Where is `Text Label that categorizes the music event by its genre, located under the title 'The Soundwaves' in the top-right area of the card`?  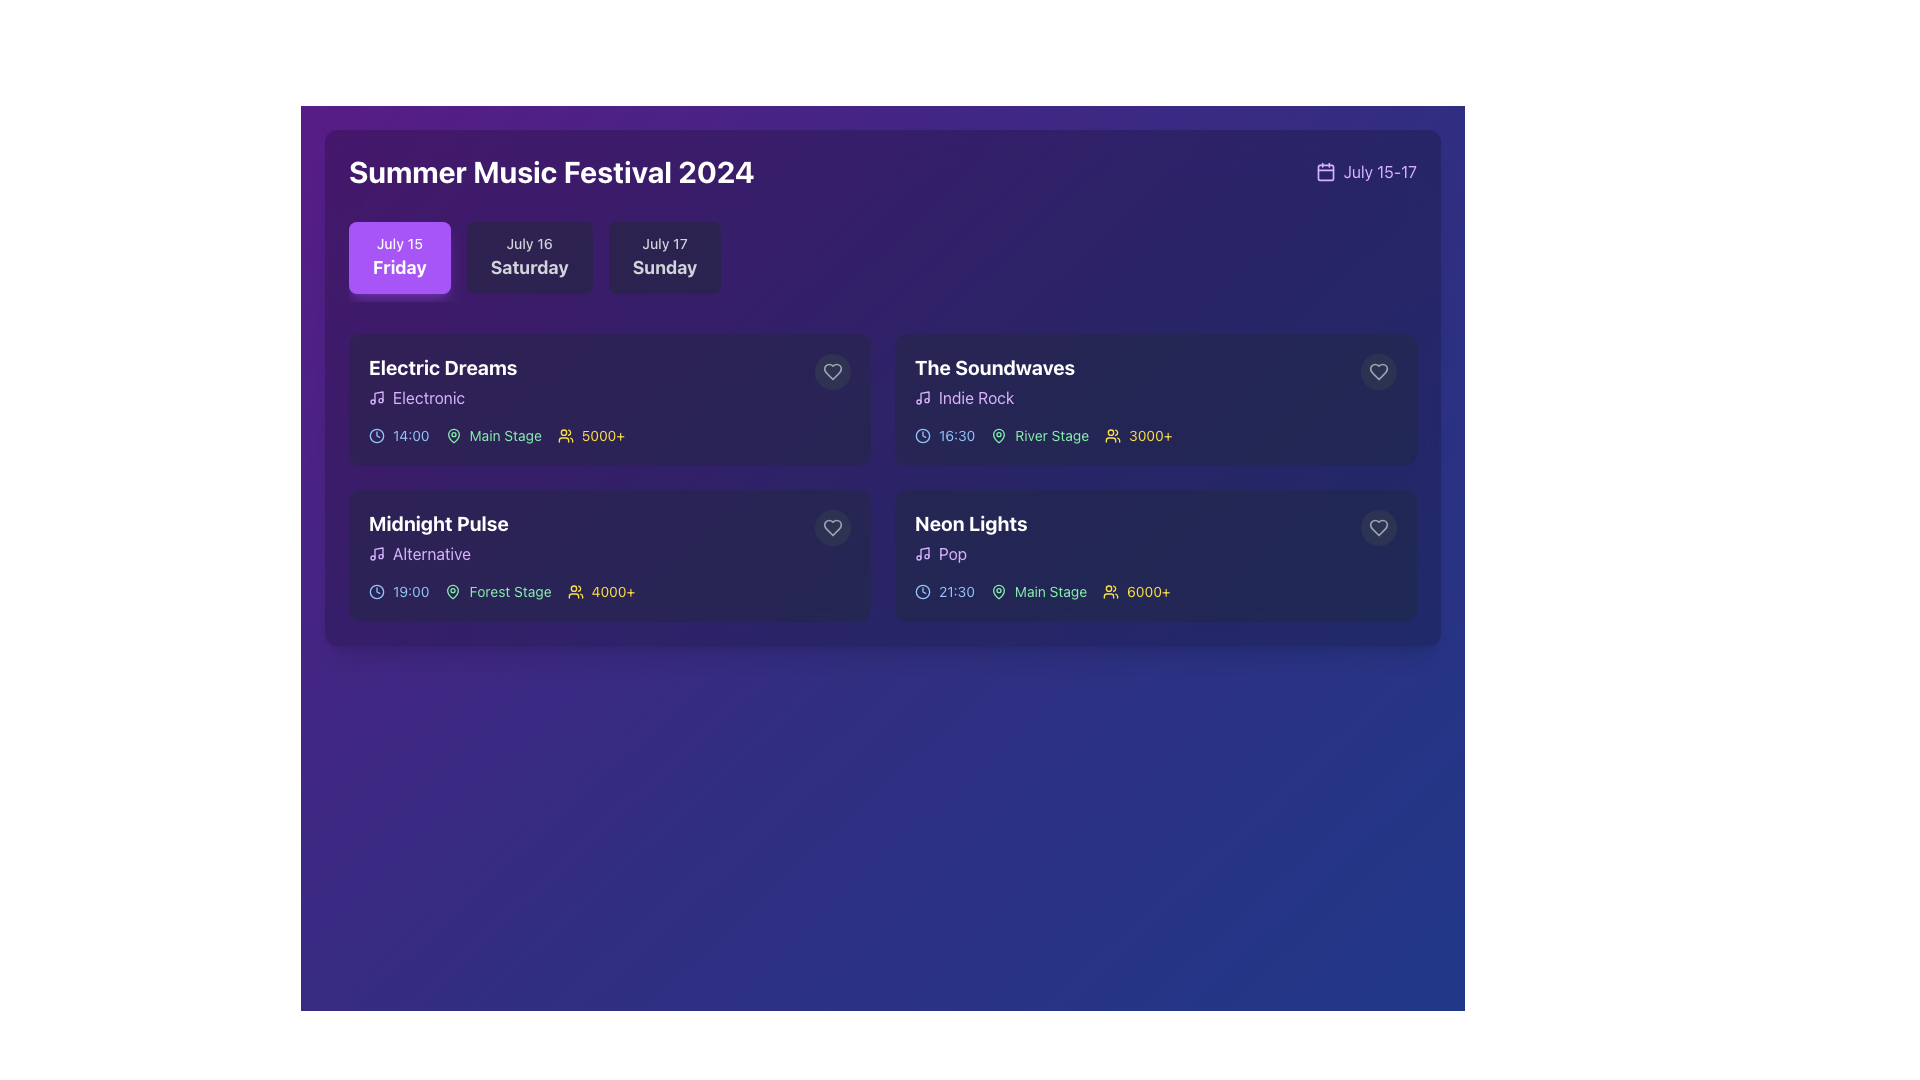 Text Label that categorizes the music event by its genre, located under the title 'The Soundwaves' in the top-right area of the card is located at coordinates (976, 397).